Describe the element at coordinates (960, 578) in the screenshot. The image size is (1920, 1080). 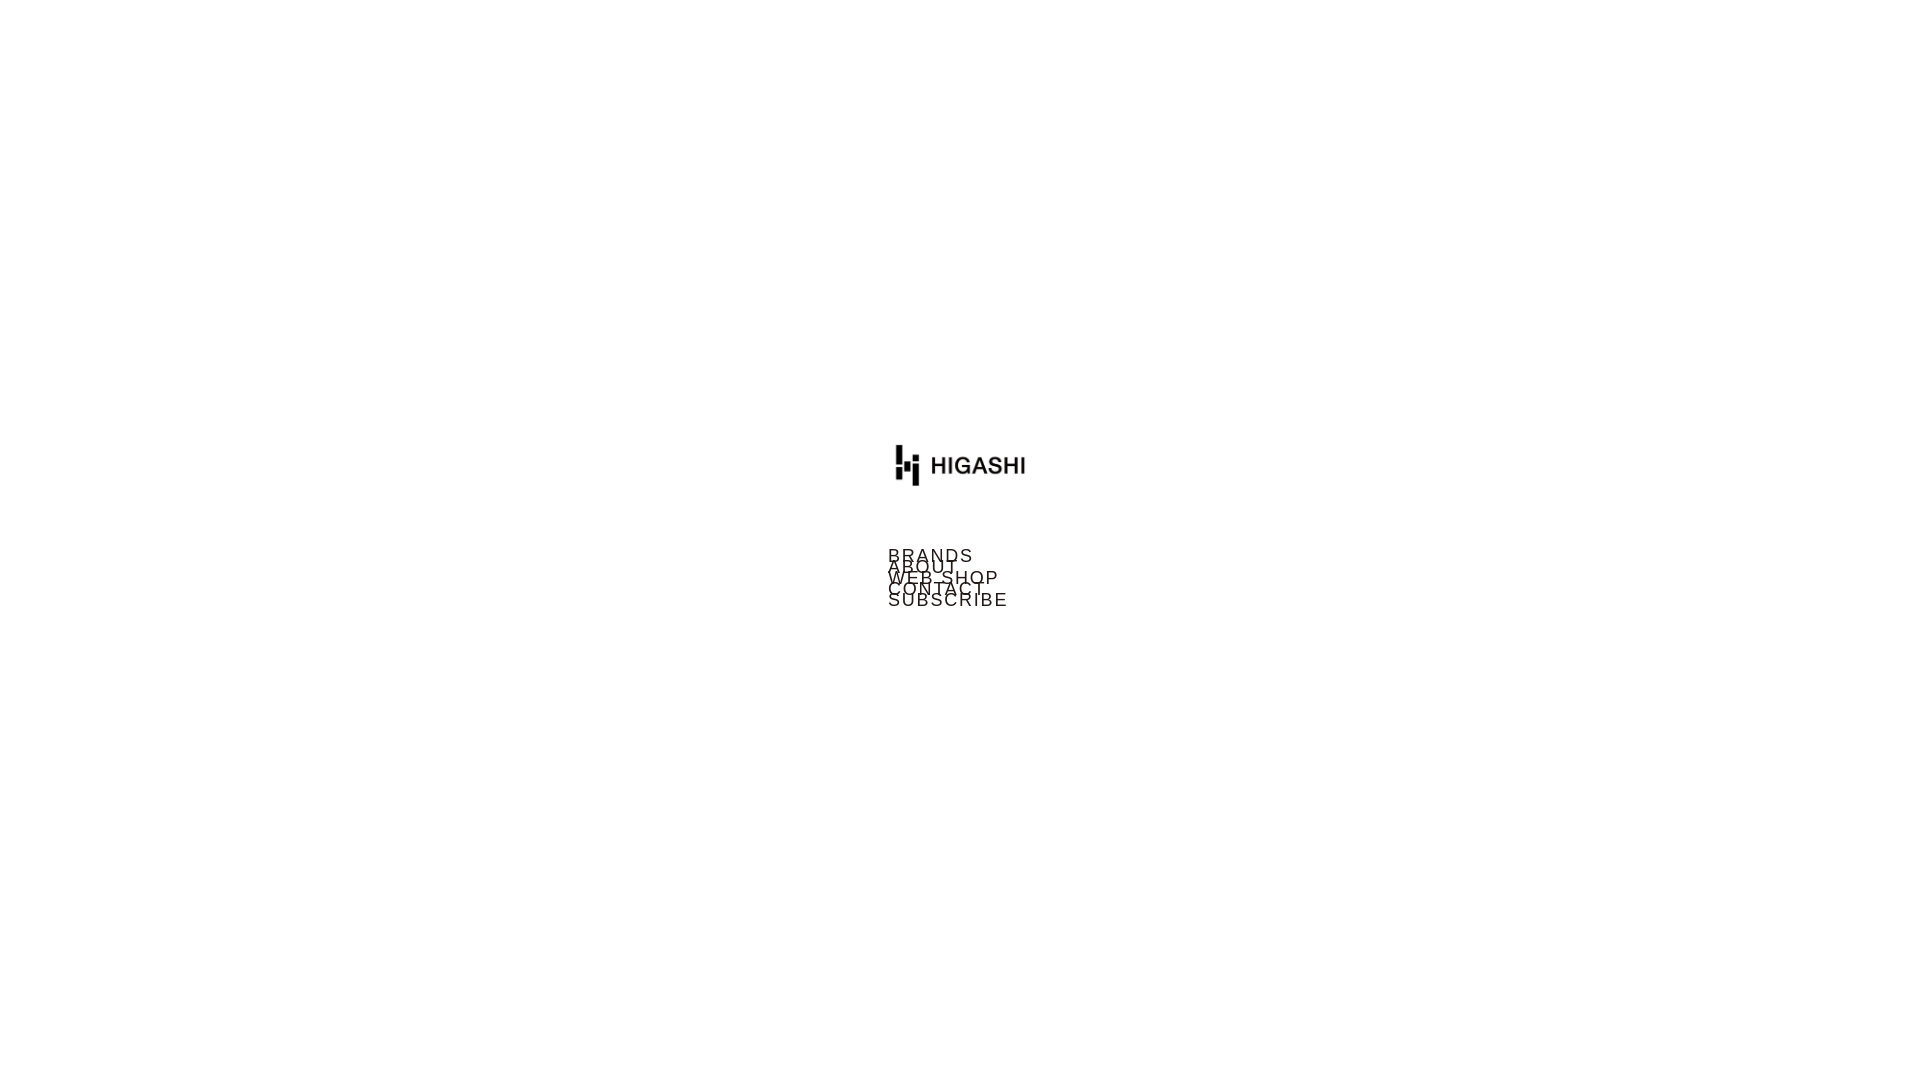
I see `'WEB SHOP'` at that location.